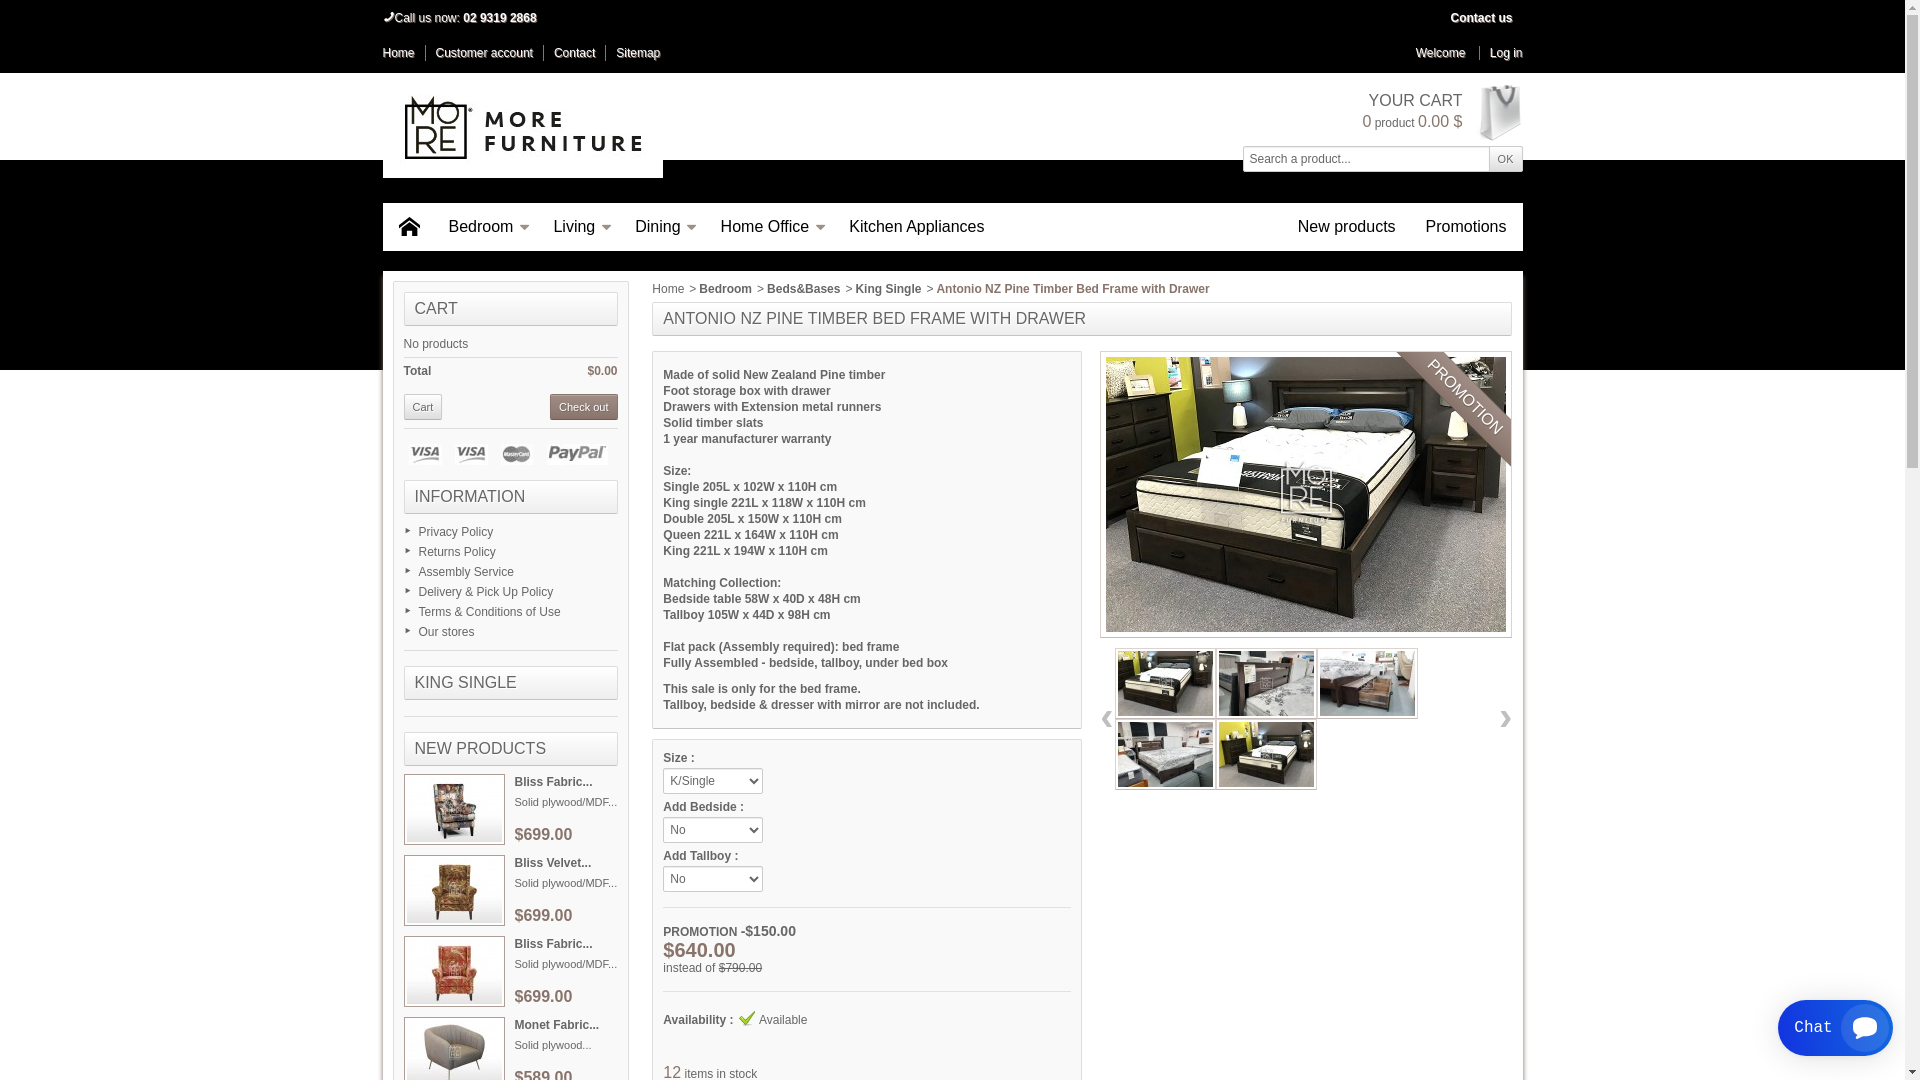  What do you see at coordinates (1441, 111) in the screenshot?
I see `'YOUR CART` at bounding box center [1441, 111].